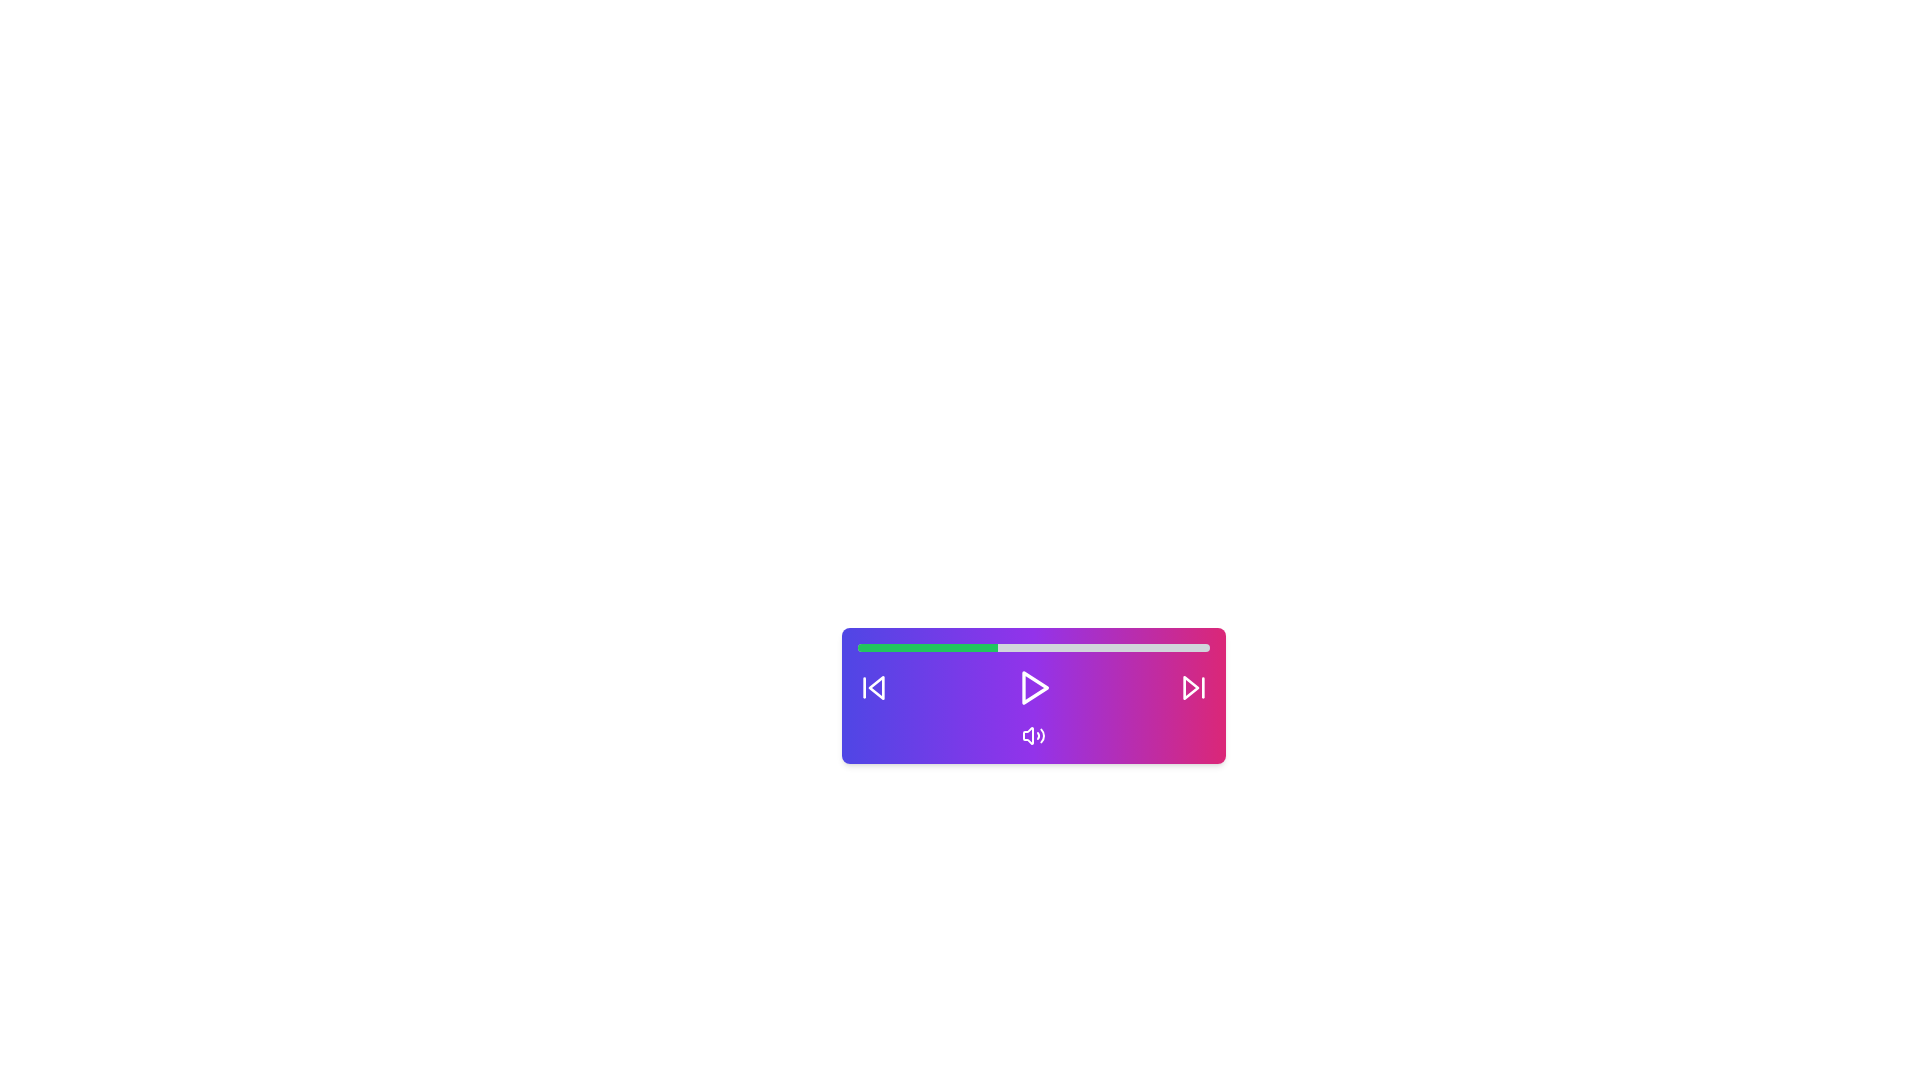 The height and width of the screenshot is (1080, 1920). I want to click on the volume to 49 percent, so click(1029, 648).